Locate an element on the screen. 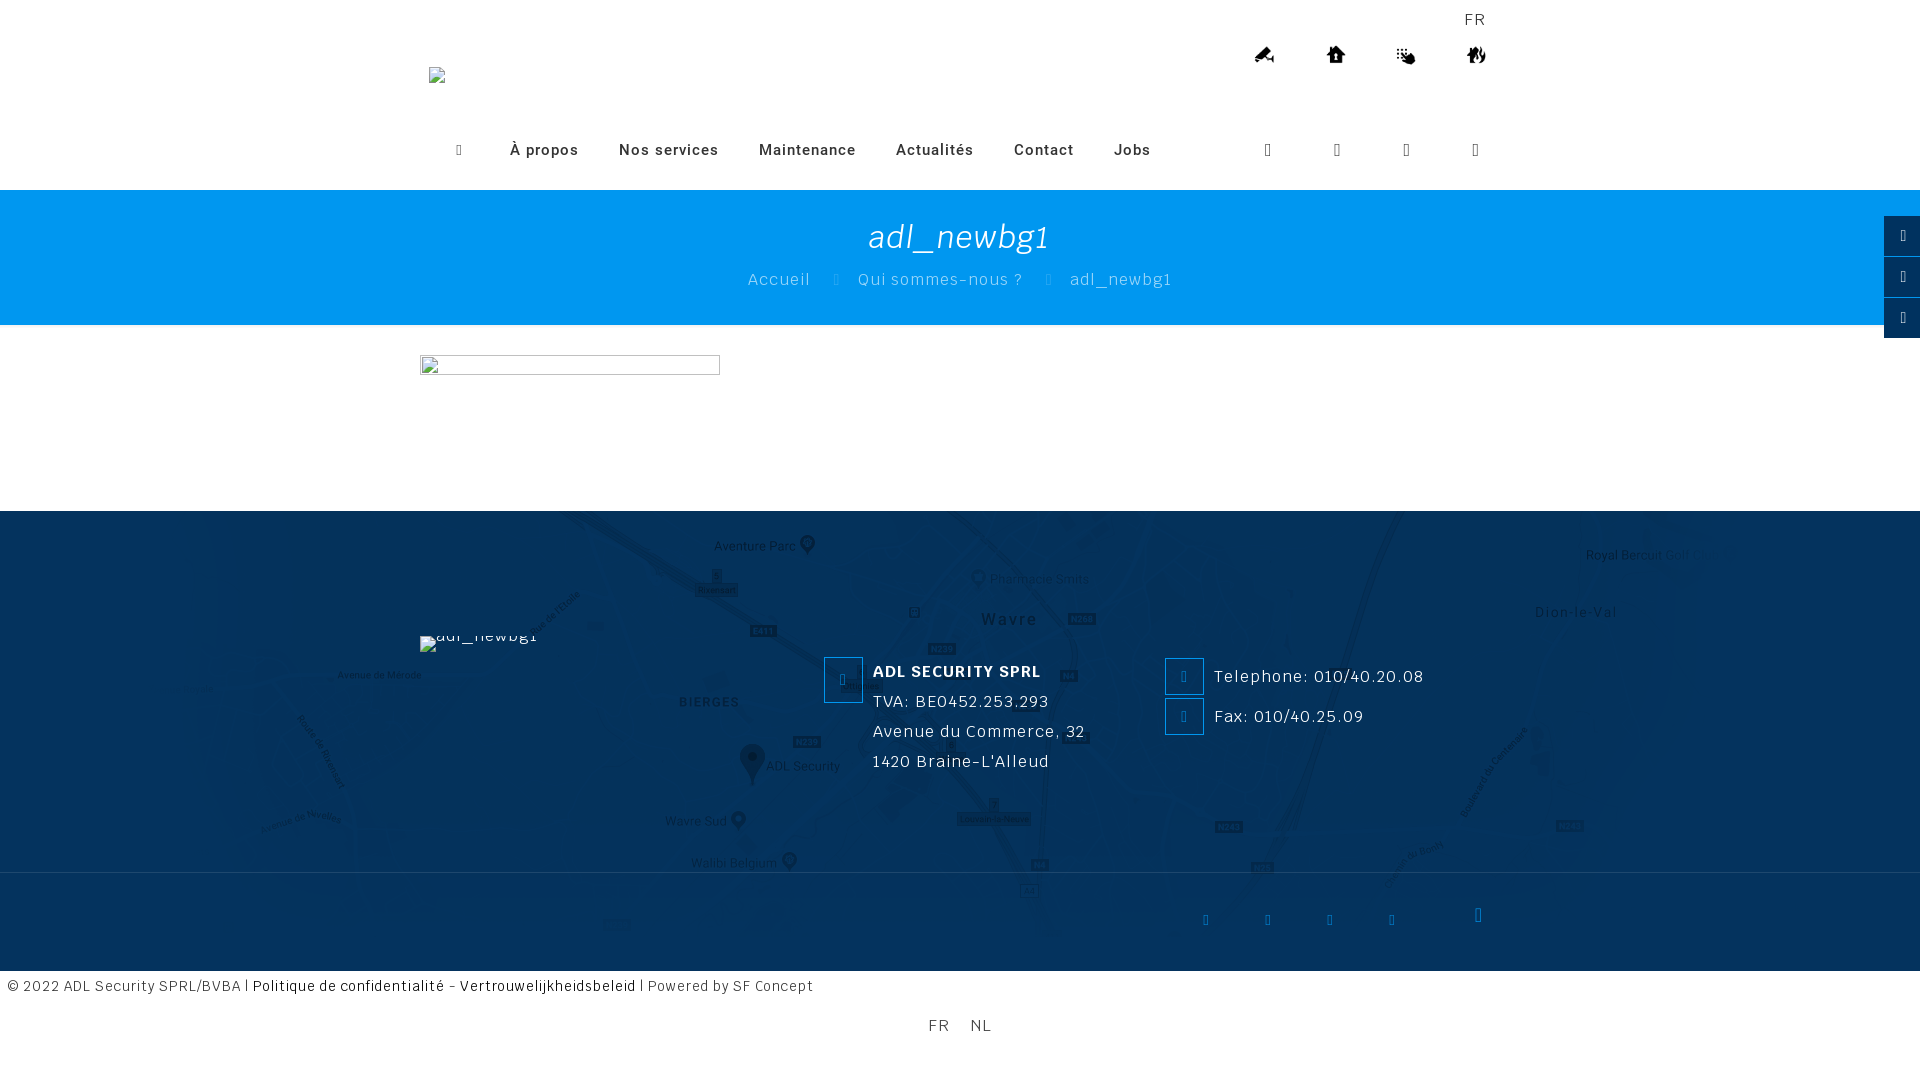 Image resolution: width=1920 pixels, height=1080 pixels. 'FR' is located at coordinates (916, 1026).